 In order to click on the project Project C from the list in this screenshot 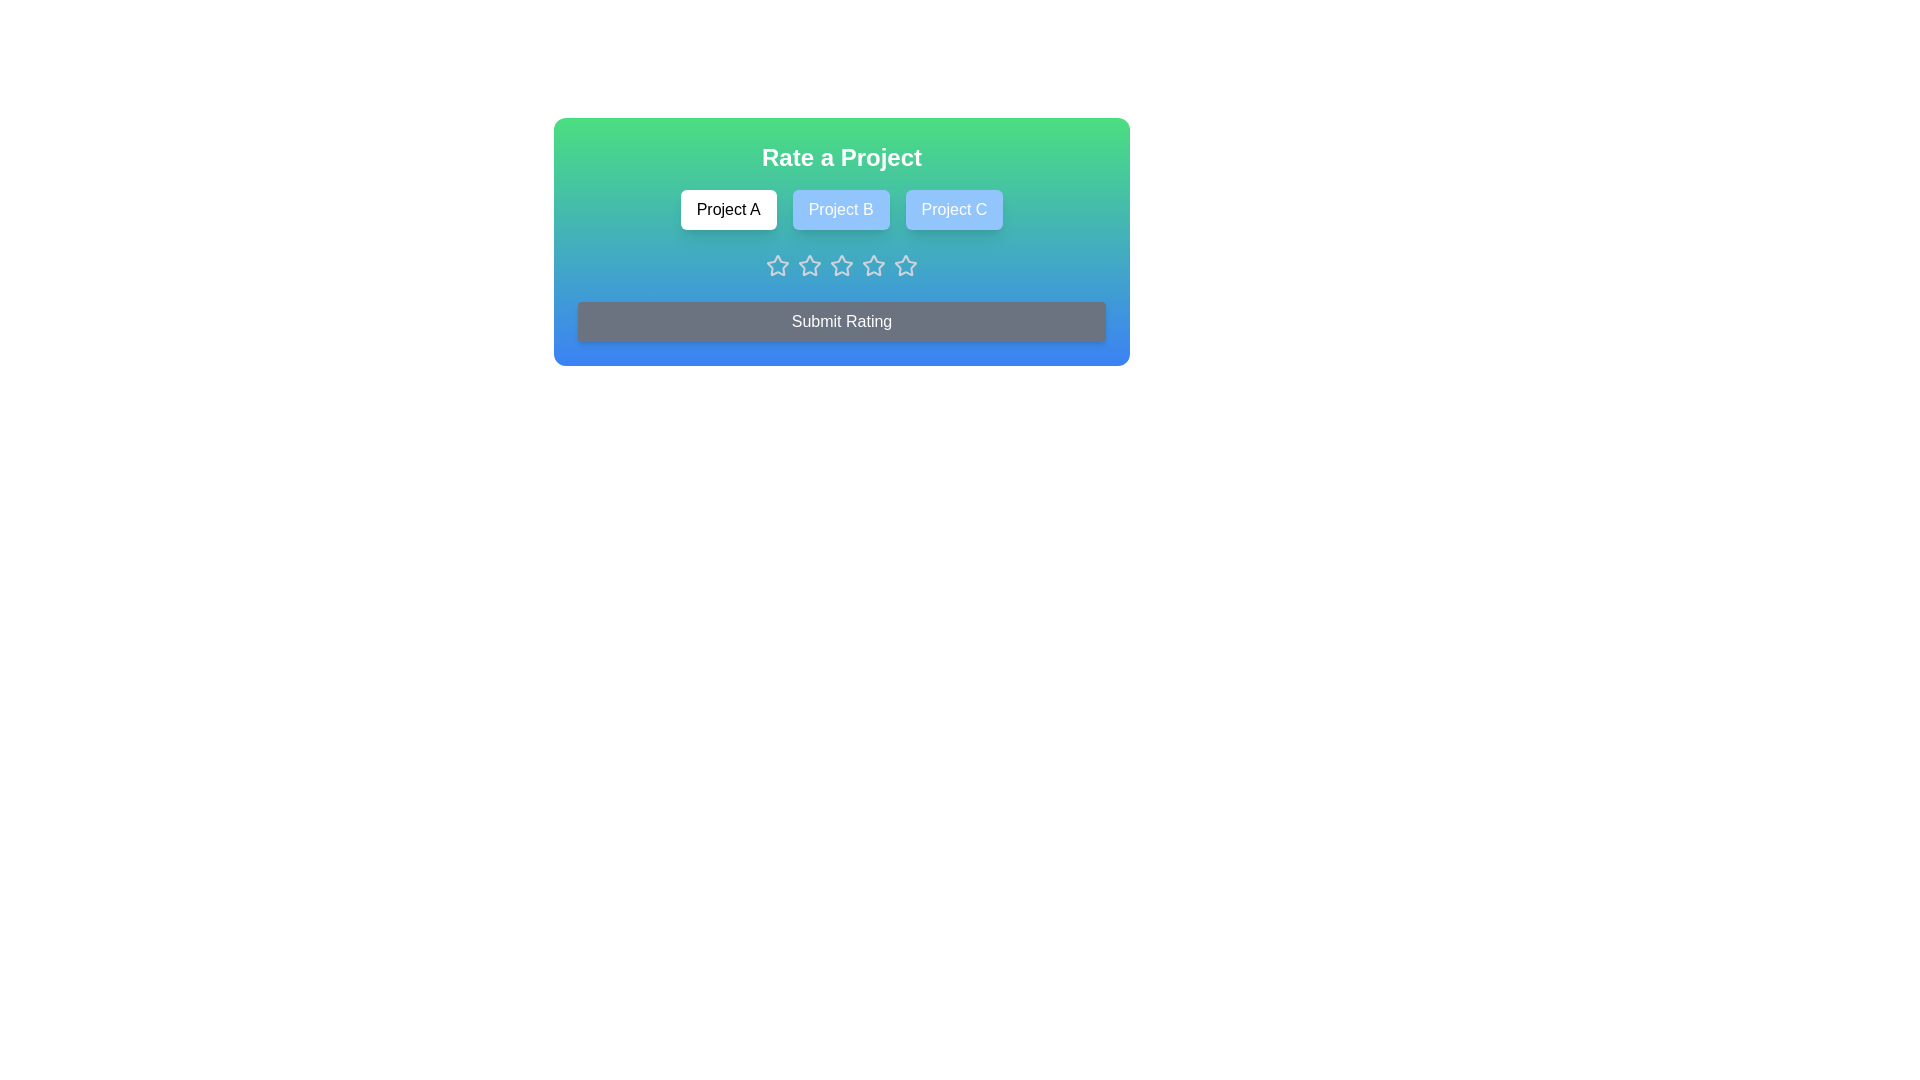, I will do `click(953, 209)`.